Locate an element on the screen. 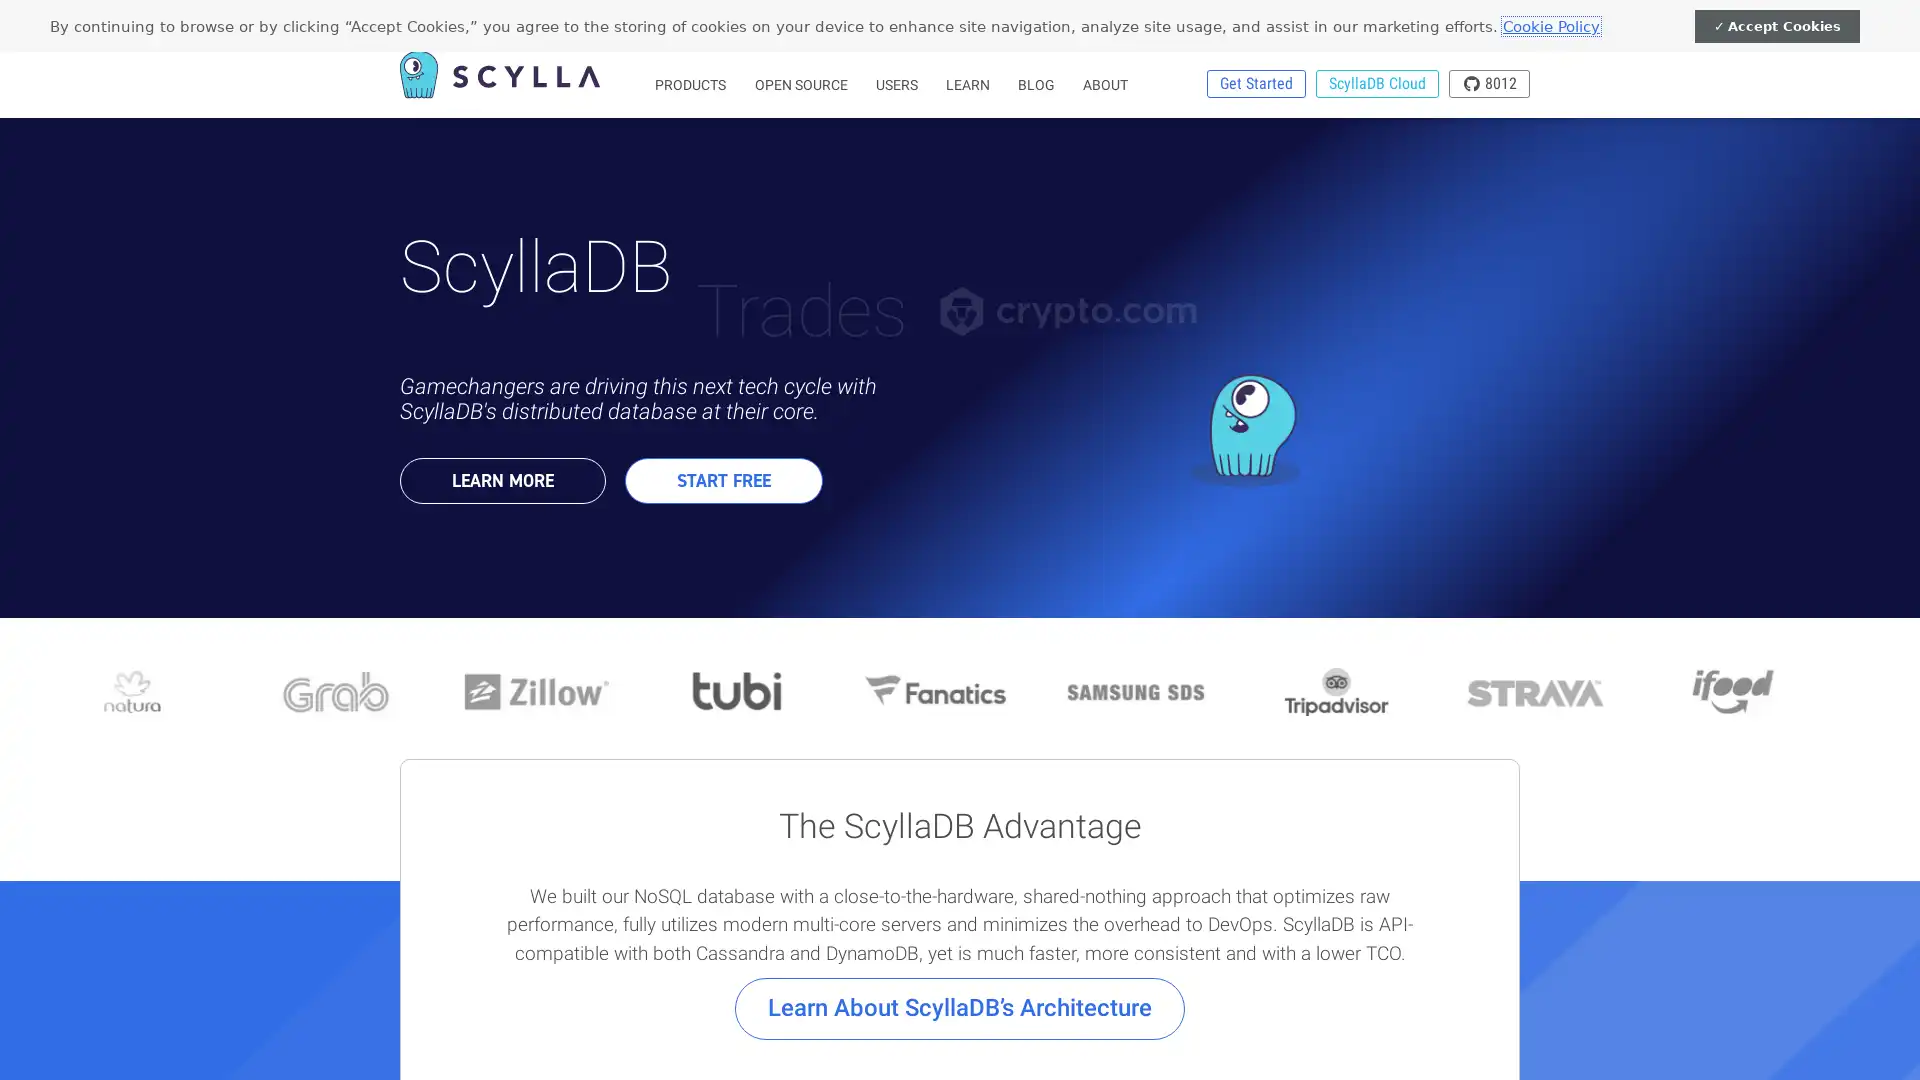  Learn About ScyllaDBs Architecture is located at coordinates (960, 1009).